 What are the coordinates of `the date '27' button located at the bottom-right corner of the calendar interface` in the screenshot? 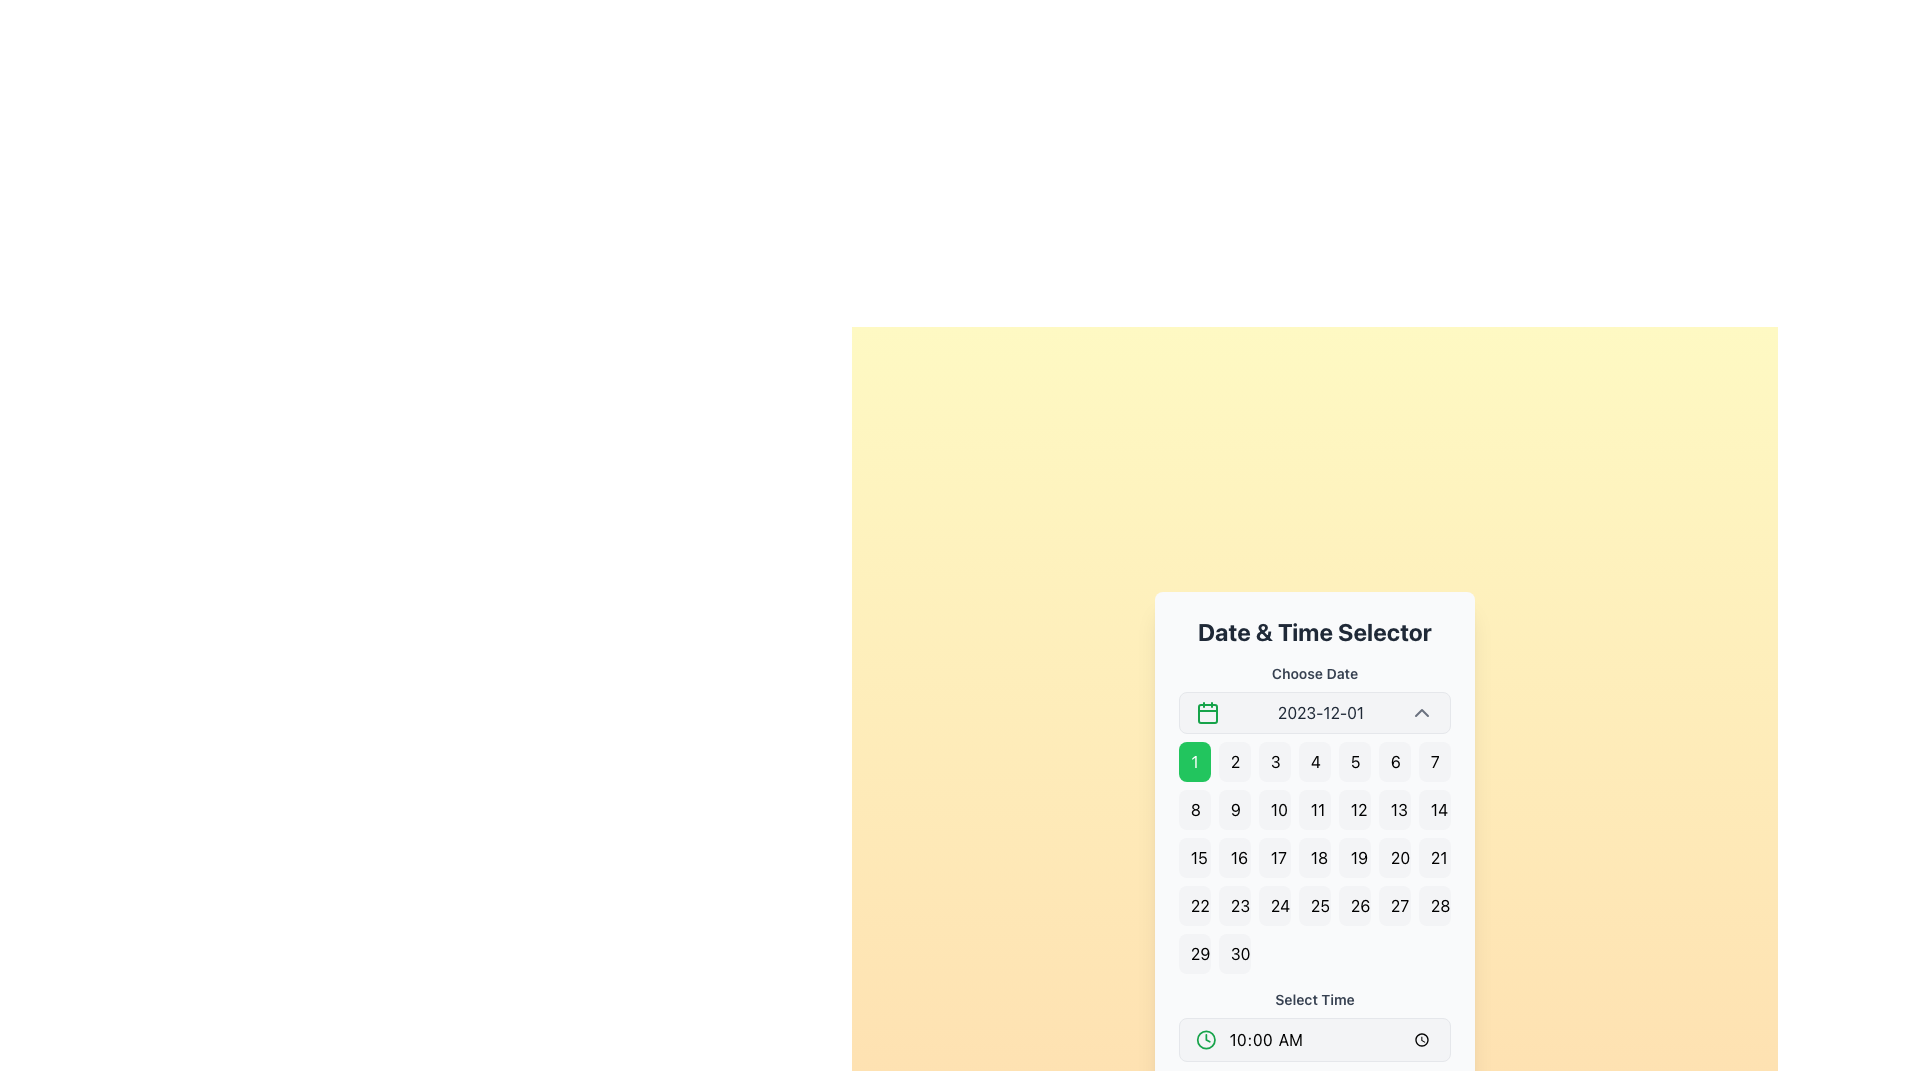 It's located at (1394, 906).